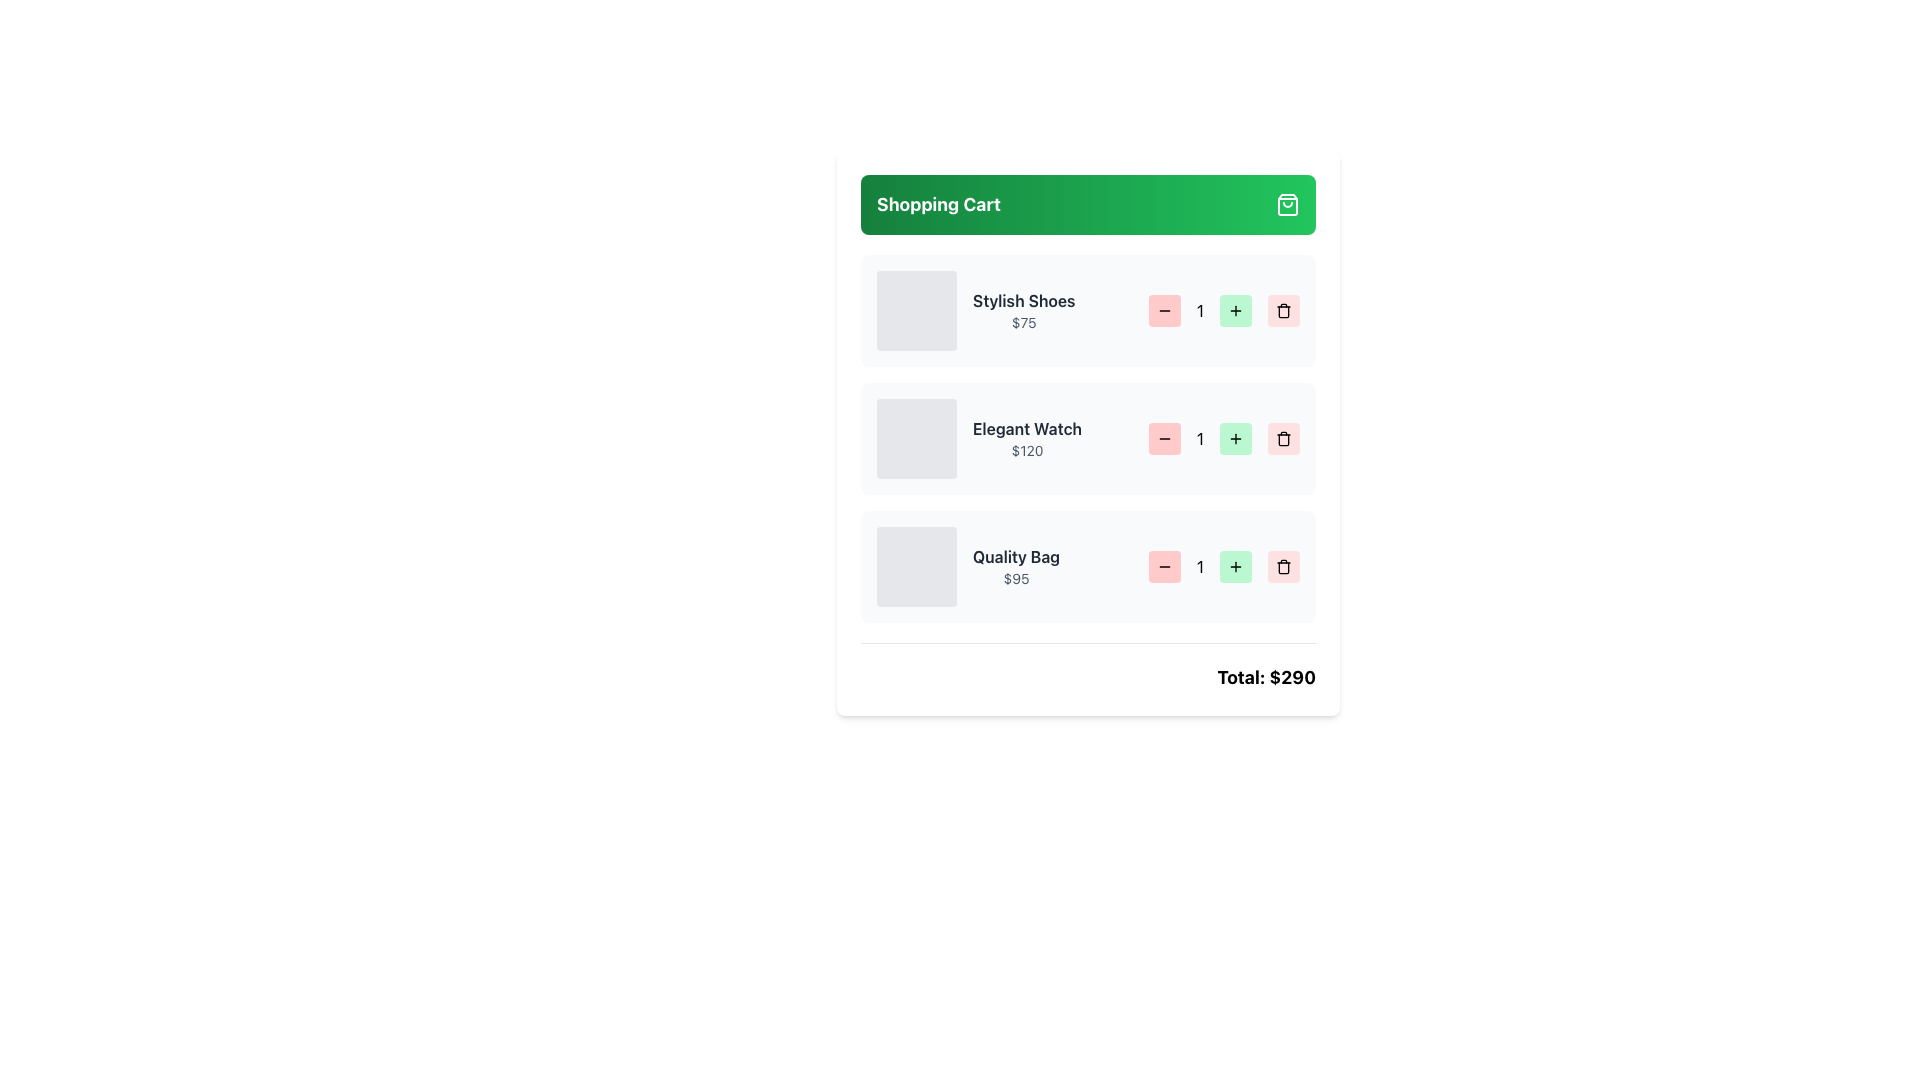 The image size is (1920, 1080). What do you see at coordinates (979, 438) in the screenshot?
I see `text content displayed in the product listing element located in the second row of the shopping cart, positioned between 'Stylish Shoes' and 'Quality Bag', to the left of the quantity modification controls` at bounding box center [979, 438].